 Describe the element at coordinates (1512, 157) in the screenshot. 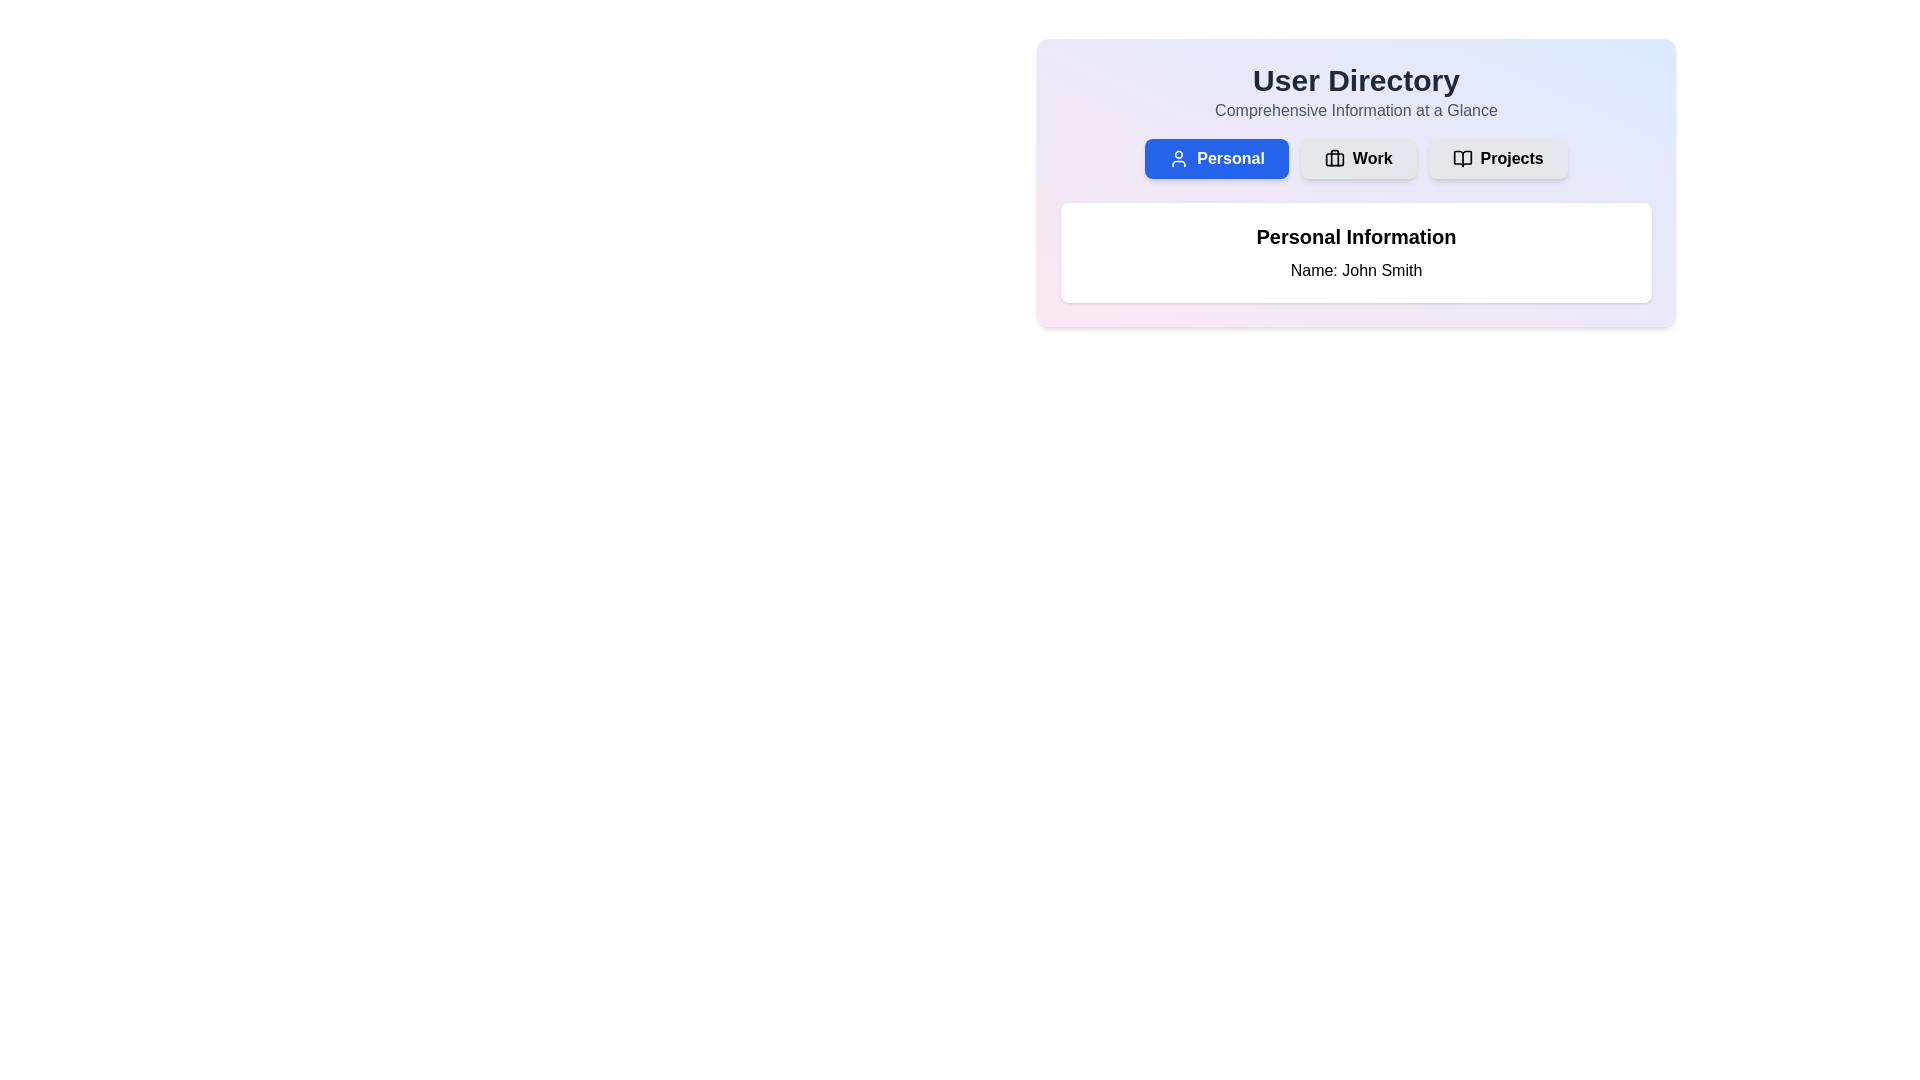

I see `the 'Projects' button in the top horizontal navigation bar` at that location.